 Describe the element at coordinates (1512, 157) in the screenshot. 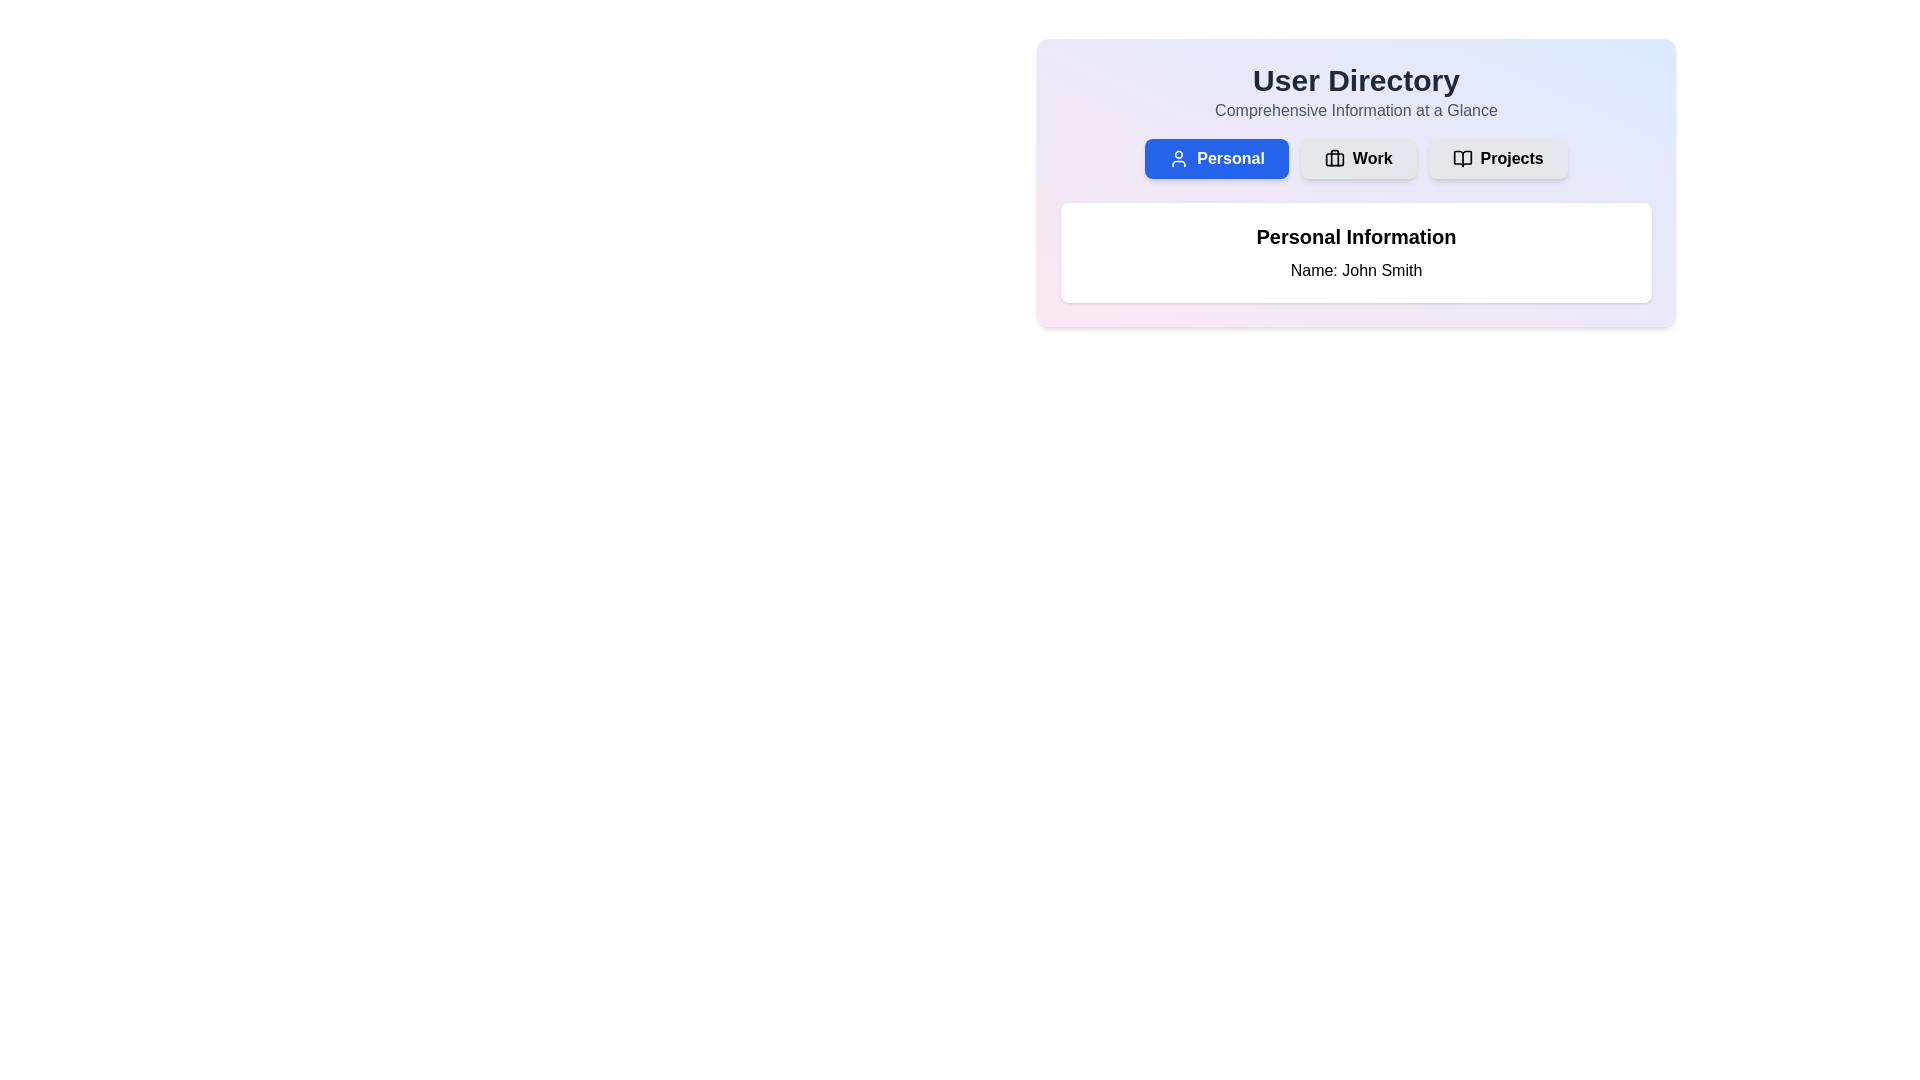

I see `the 'Projects' button in the top horizontal navigation bar` at that location.